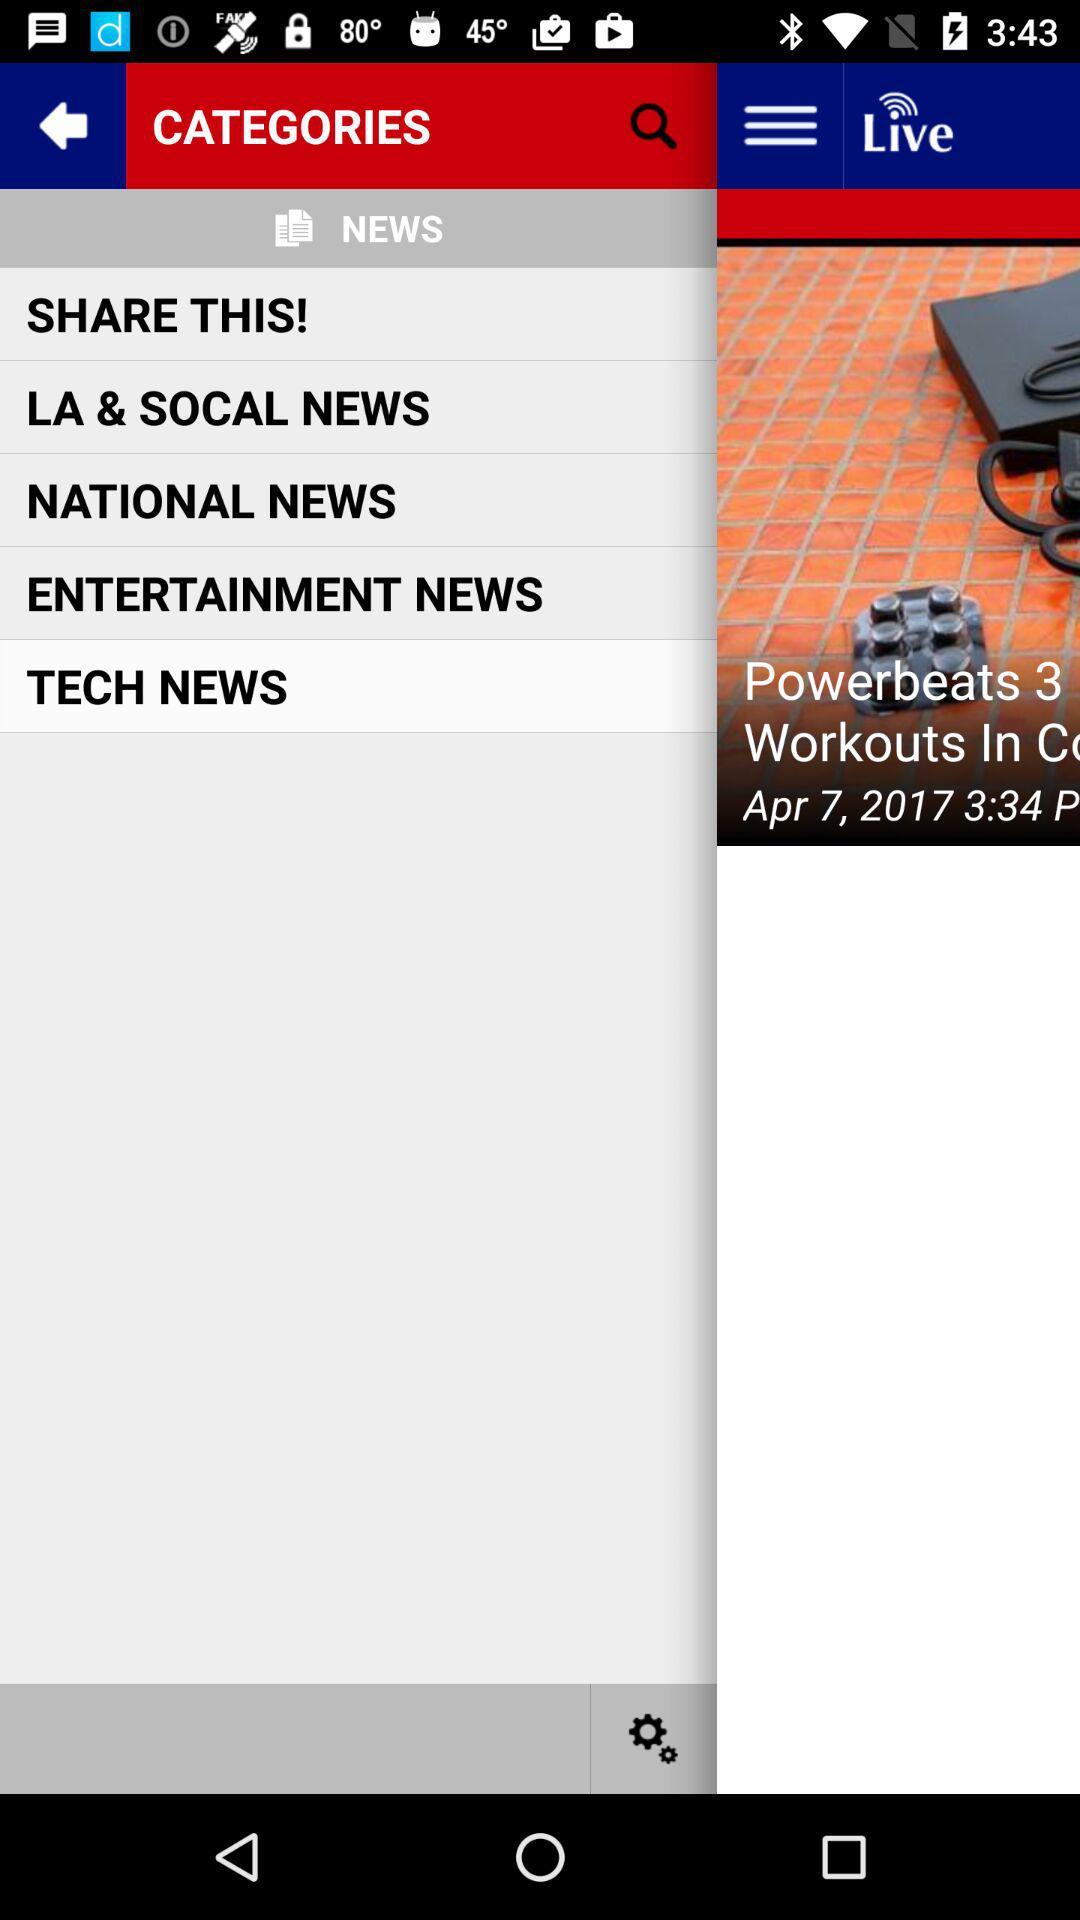 The width and height of the screenshot is (1080, 1920). What do you see at coordinates (778, 124) in the screenshot?
I see `open dropdown menu` at bounding box center [778, 124].